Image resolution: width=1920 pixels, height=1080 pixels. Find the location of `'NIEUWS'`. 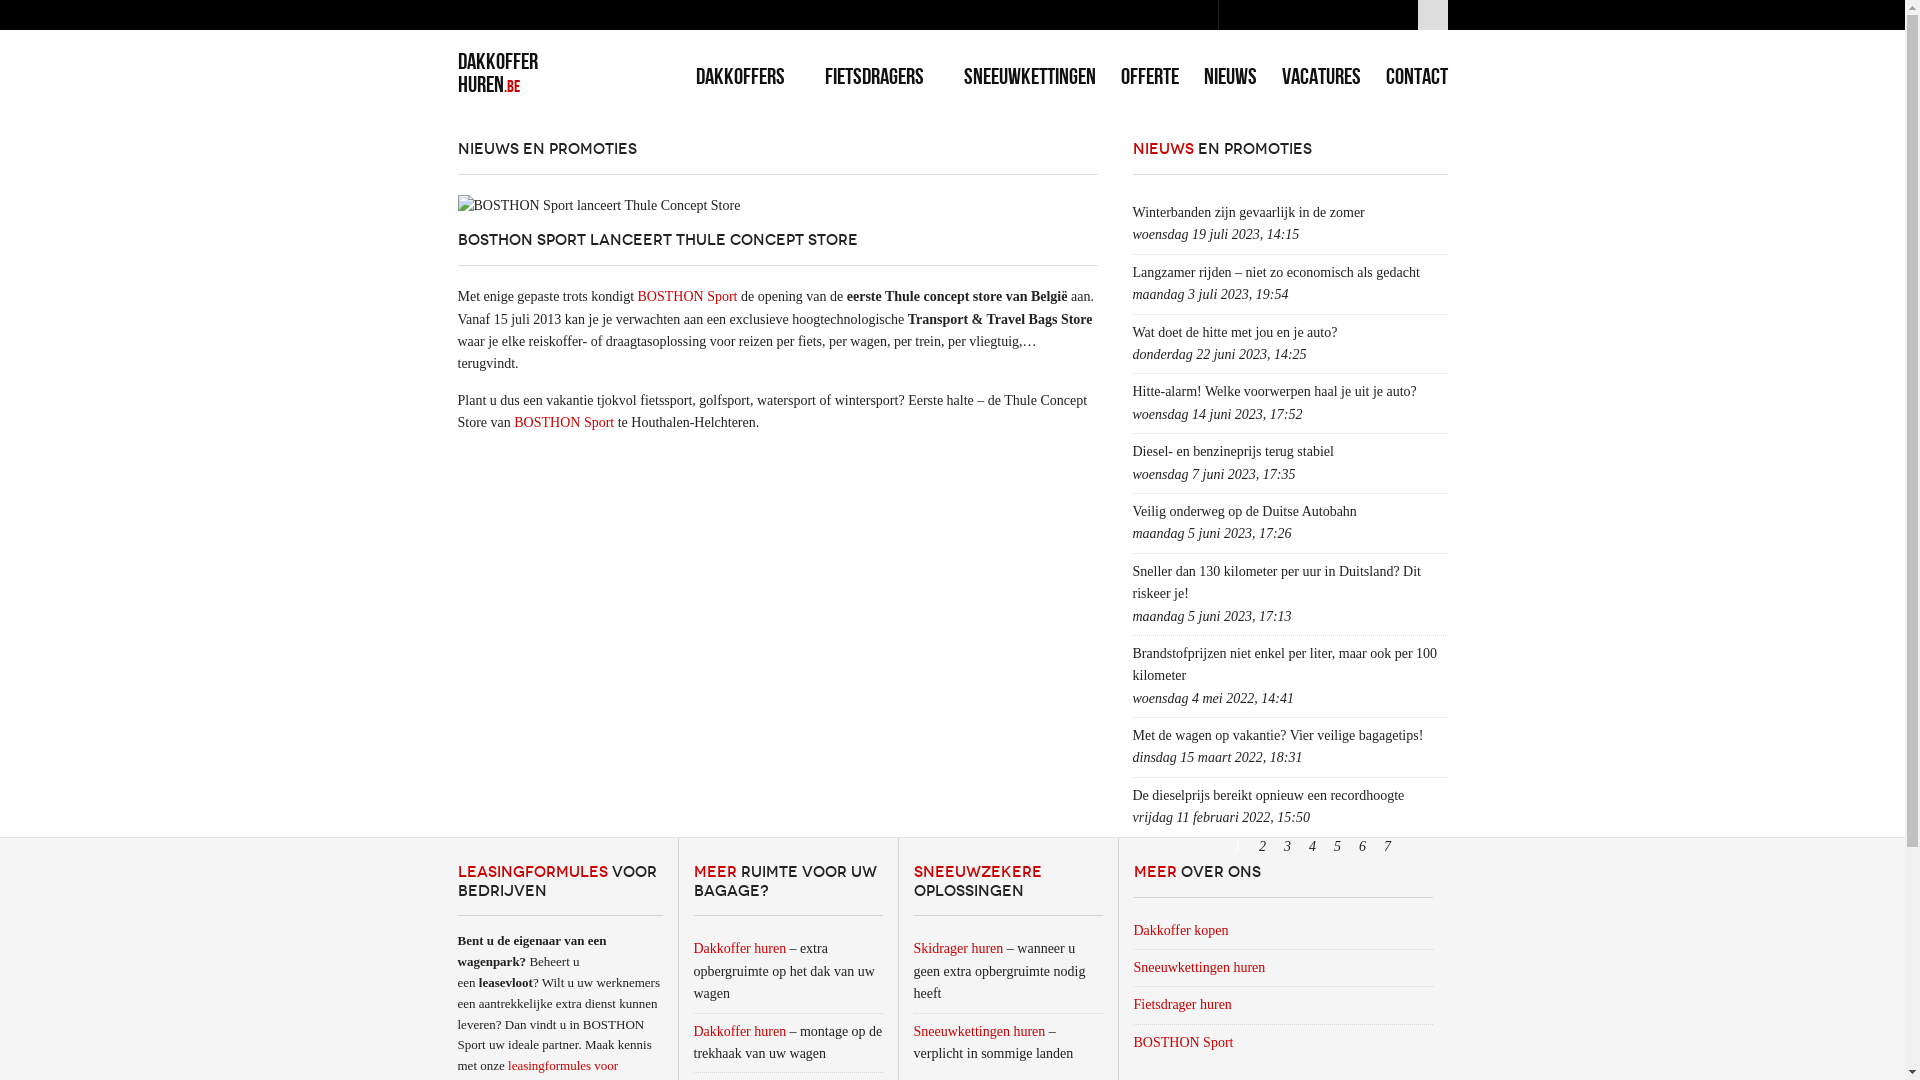

'NIEUWS' is located at coordinates (1229, 75).